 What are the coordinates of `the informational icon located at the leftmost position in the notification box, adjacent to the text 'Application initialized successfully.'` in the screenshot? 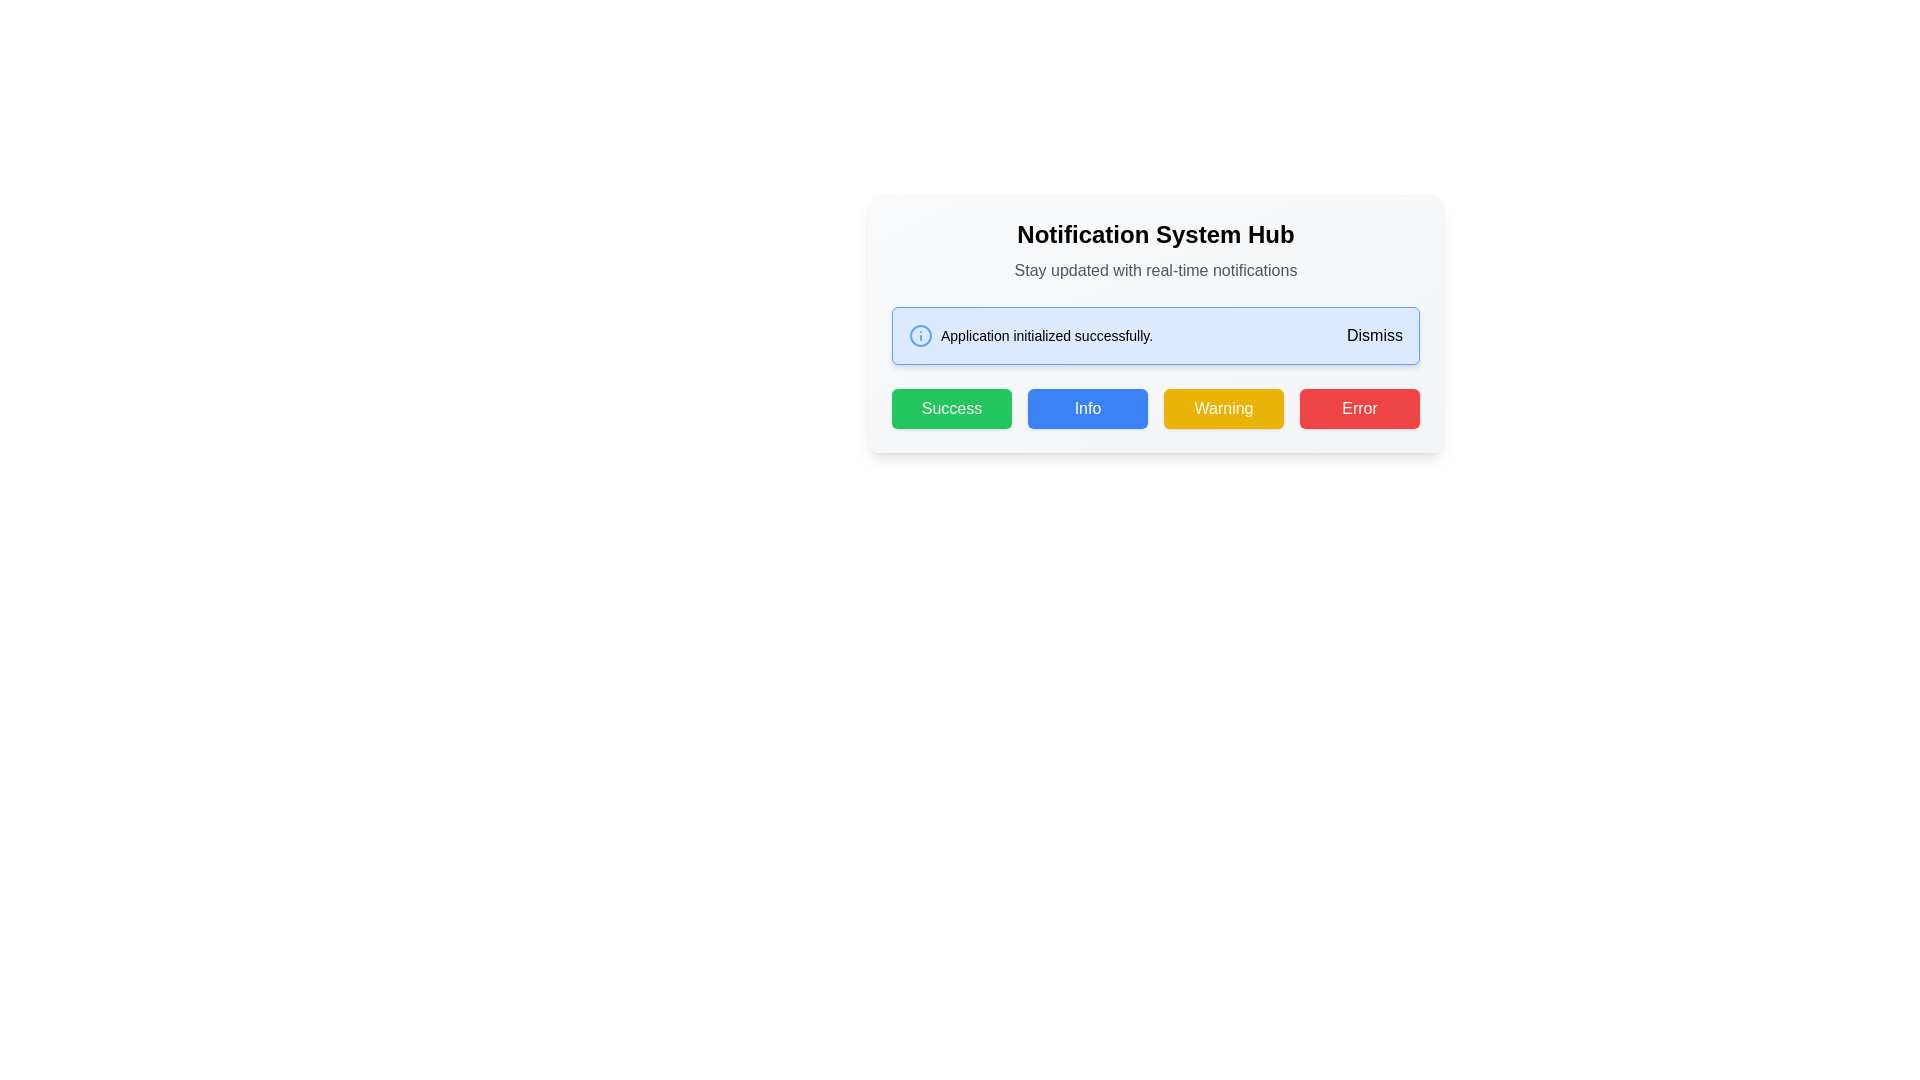 It's located at (920, 334).